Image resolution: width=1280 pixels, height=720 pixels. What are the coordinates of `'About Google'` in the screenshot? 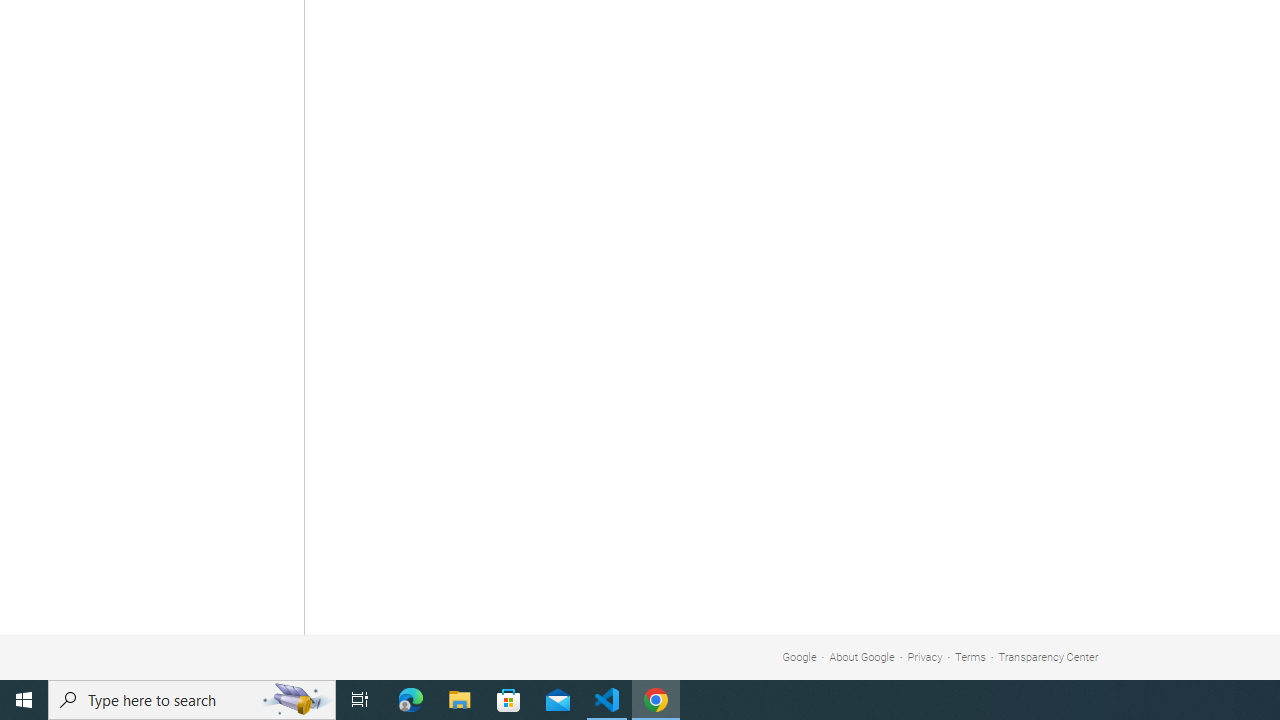 It's located at (862, 657).